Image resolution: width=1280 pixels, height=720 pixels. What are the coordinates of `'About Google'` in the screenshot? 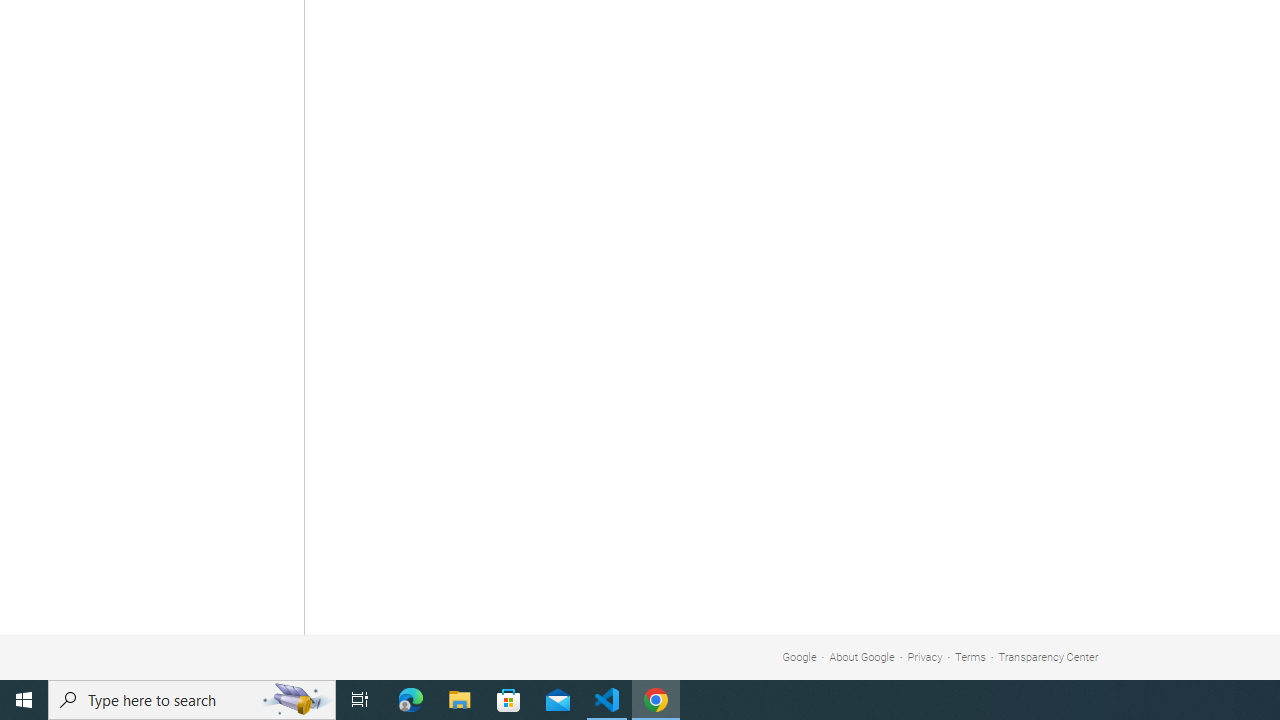 It's located at (862, 657).